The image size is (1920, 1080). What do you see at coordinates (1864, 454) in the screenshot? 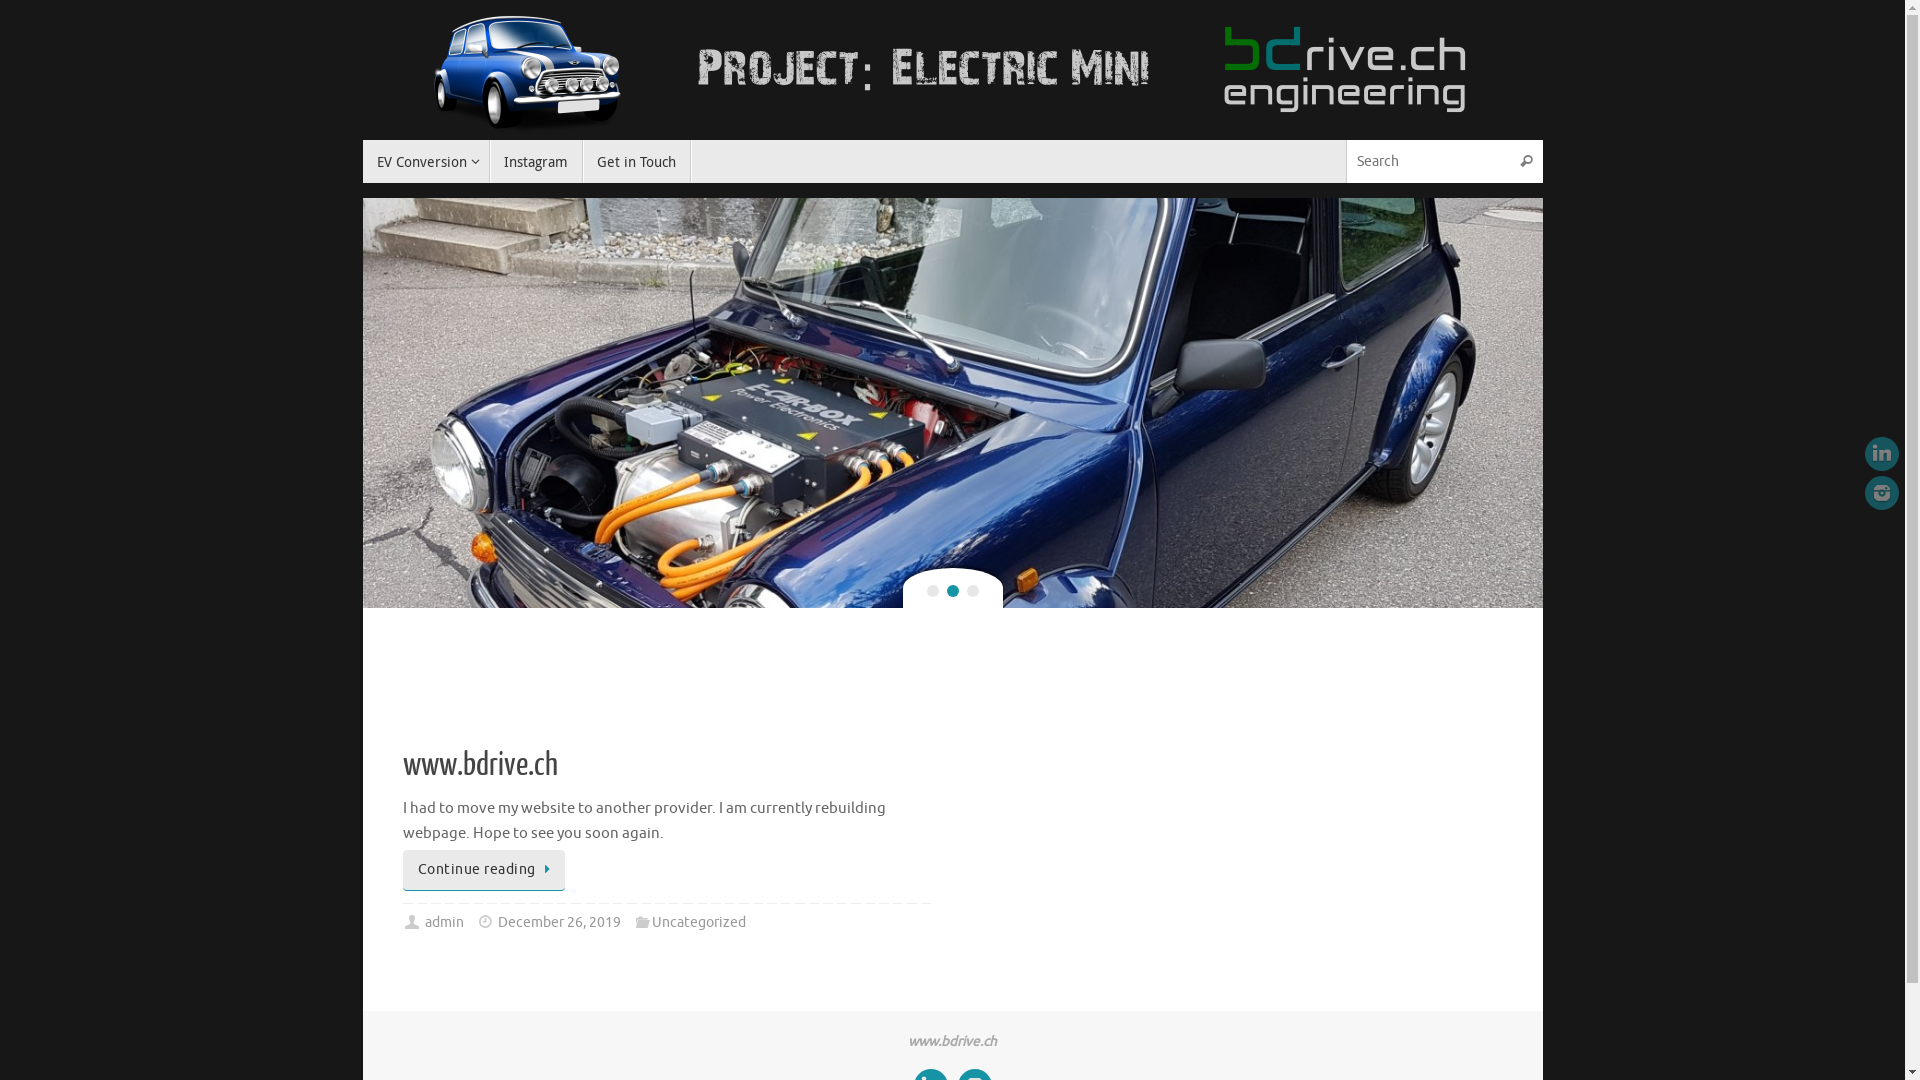
I see `'LinkedIn'` at bounding box center [1864, 454].